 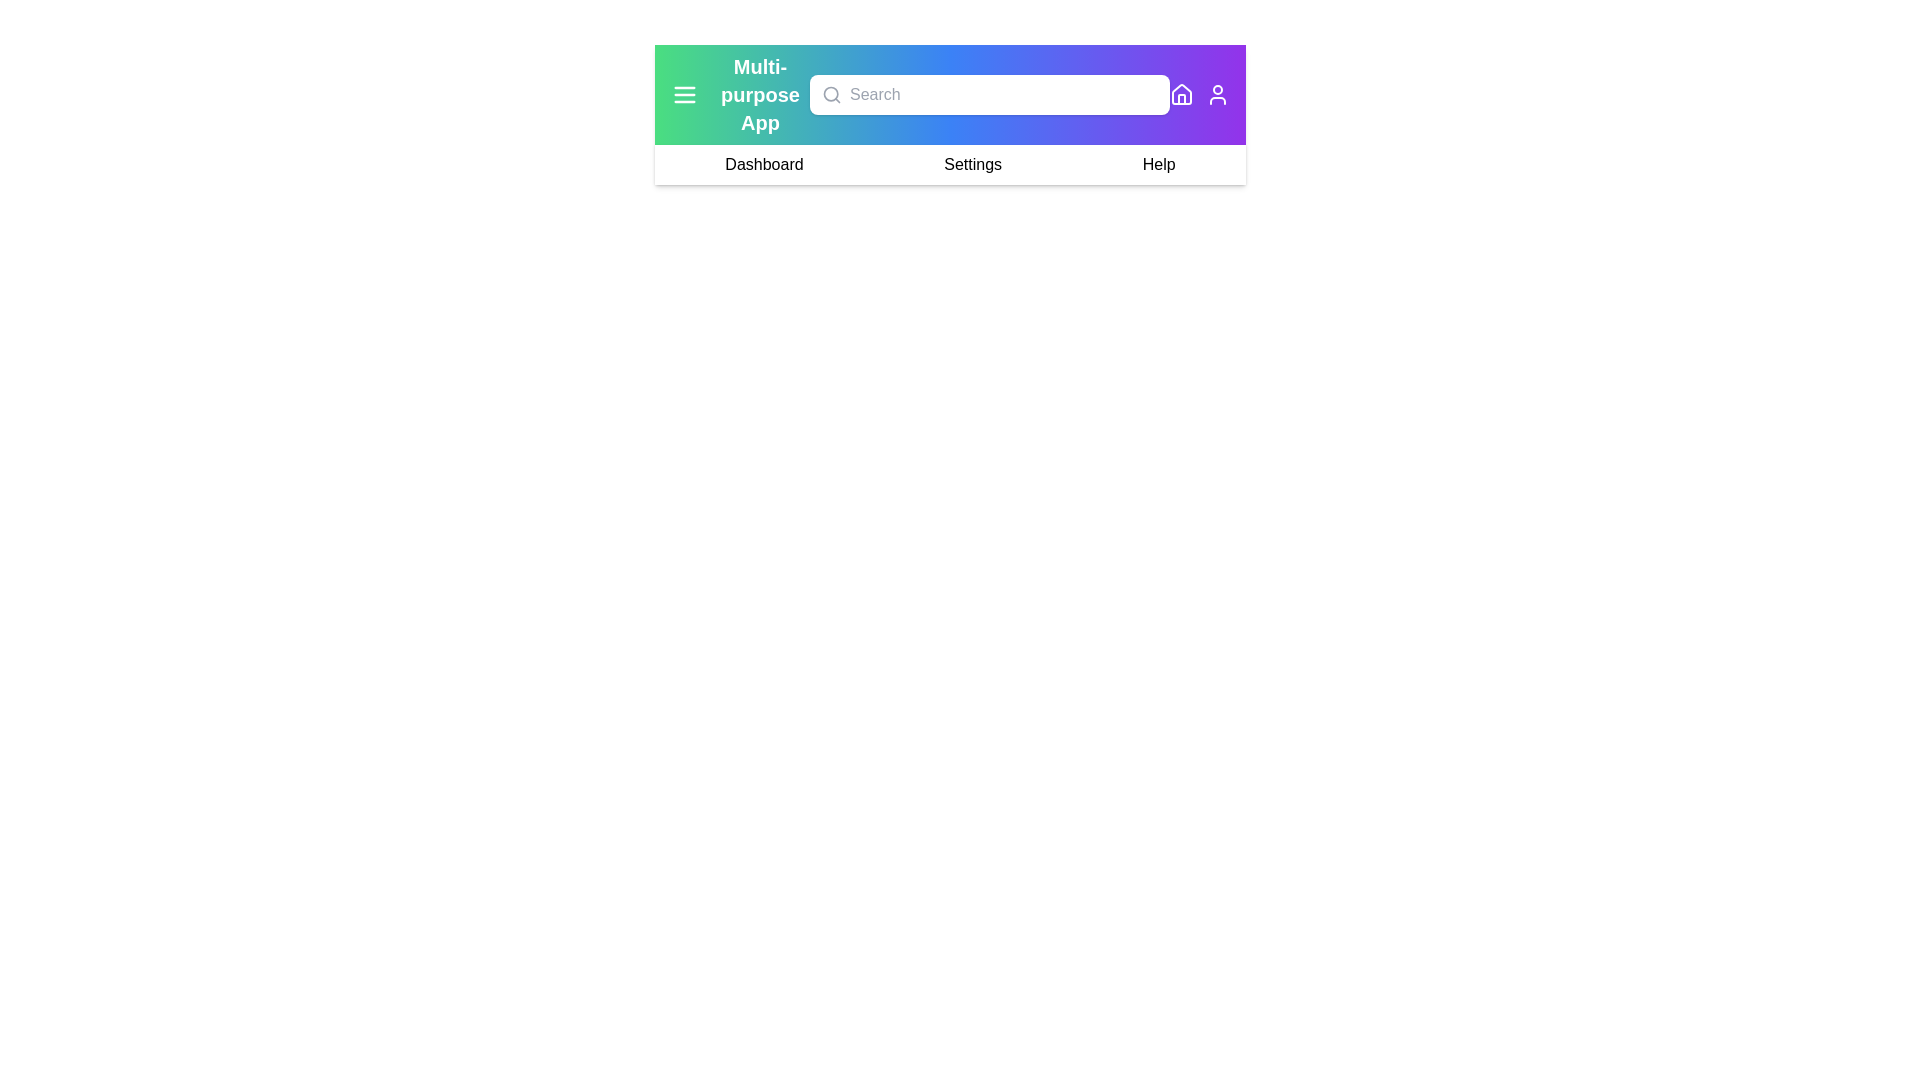 I want to click on the navigation item Dashboard, so click(x=763, y=164).